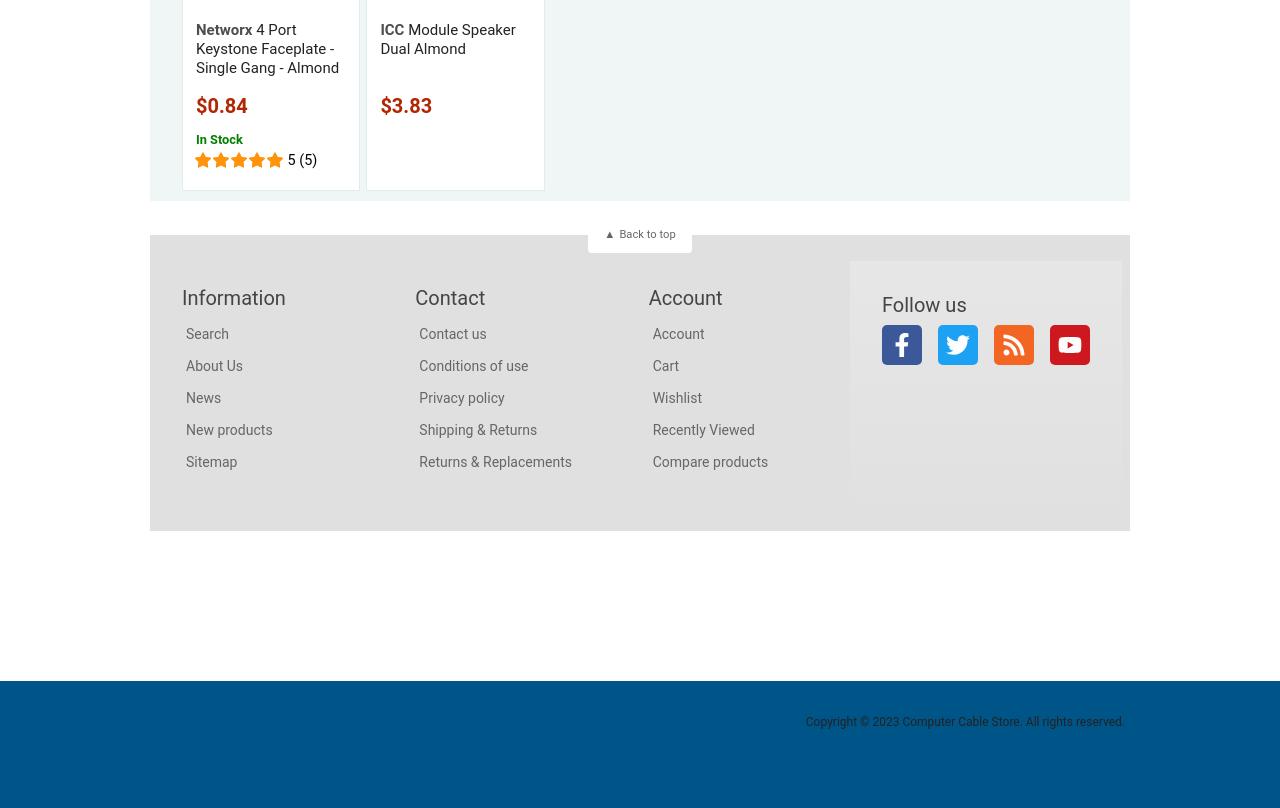  Describe the element at coordinates (417, 331) in the screenshot. I see `'Contact us'` at that location.